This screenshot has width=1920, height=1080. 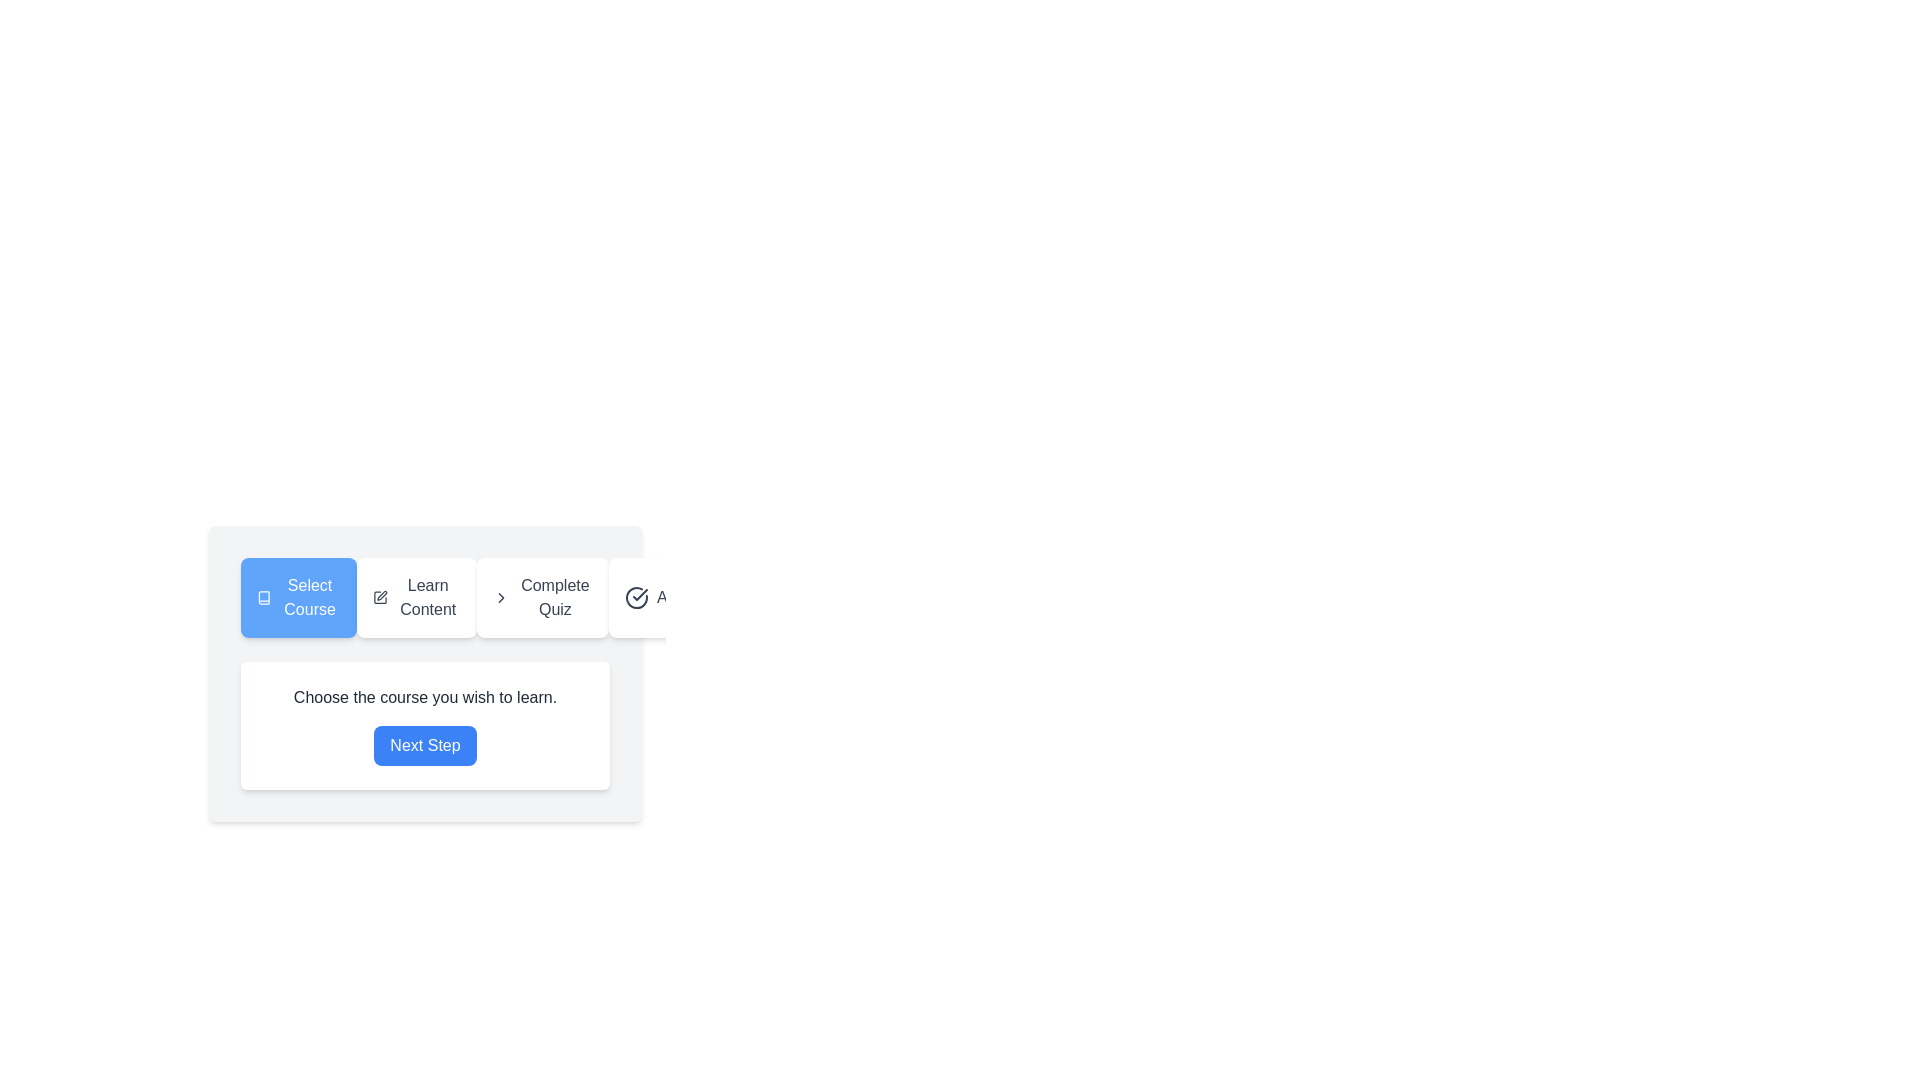 What do you see at coordinates (424, 745) in the screenshot?
I see `'Next Step' button to proceed to the next step in the course progress` at bounding box center [424, 745].